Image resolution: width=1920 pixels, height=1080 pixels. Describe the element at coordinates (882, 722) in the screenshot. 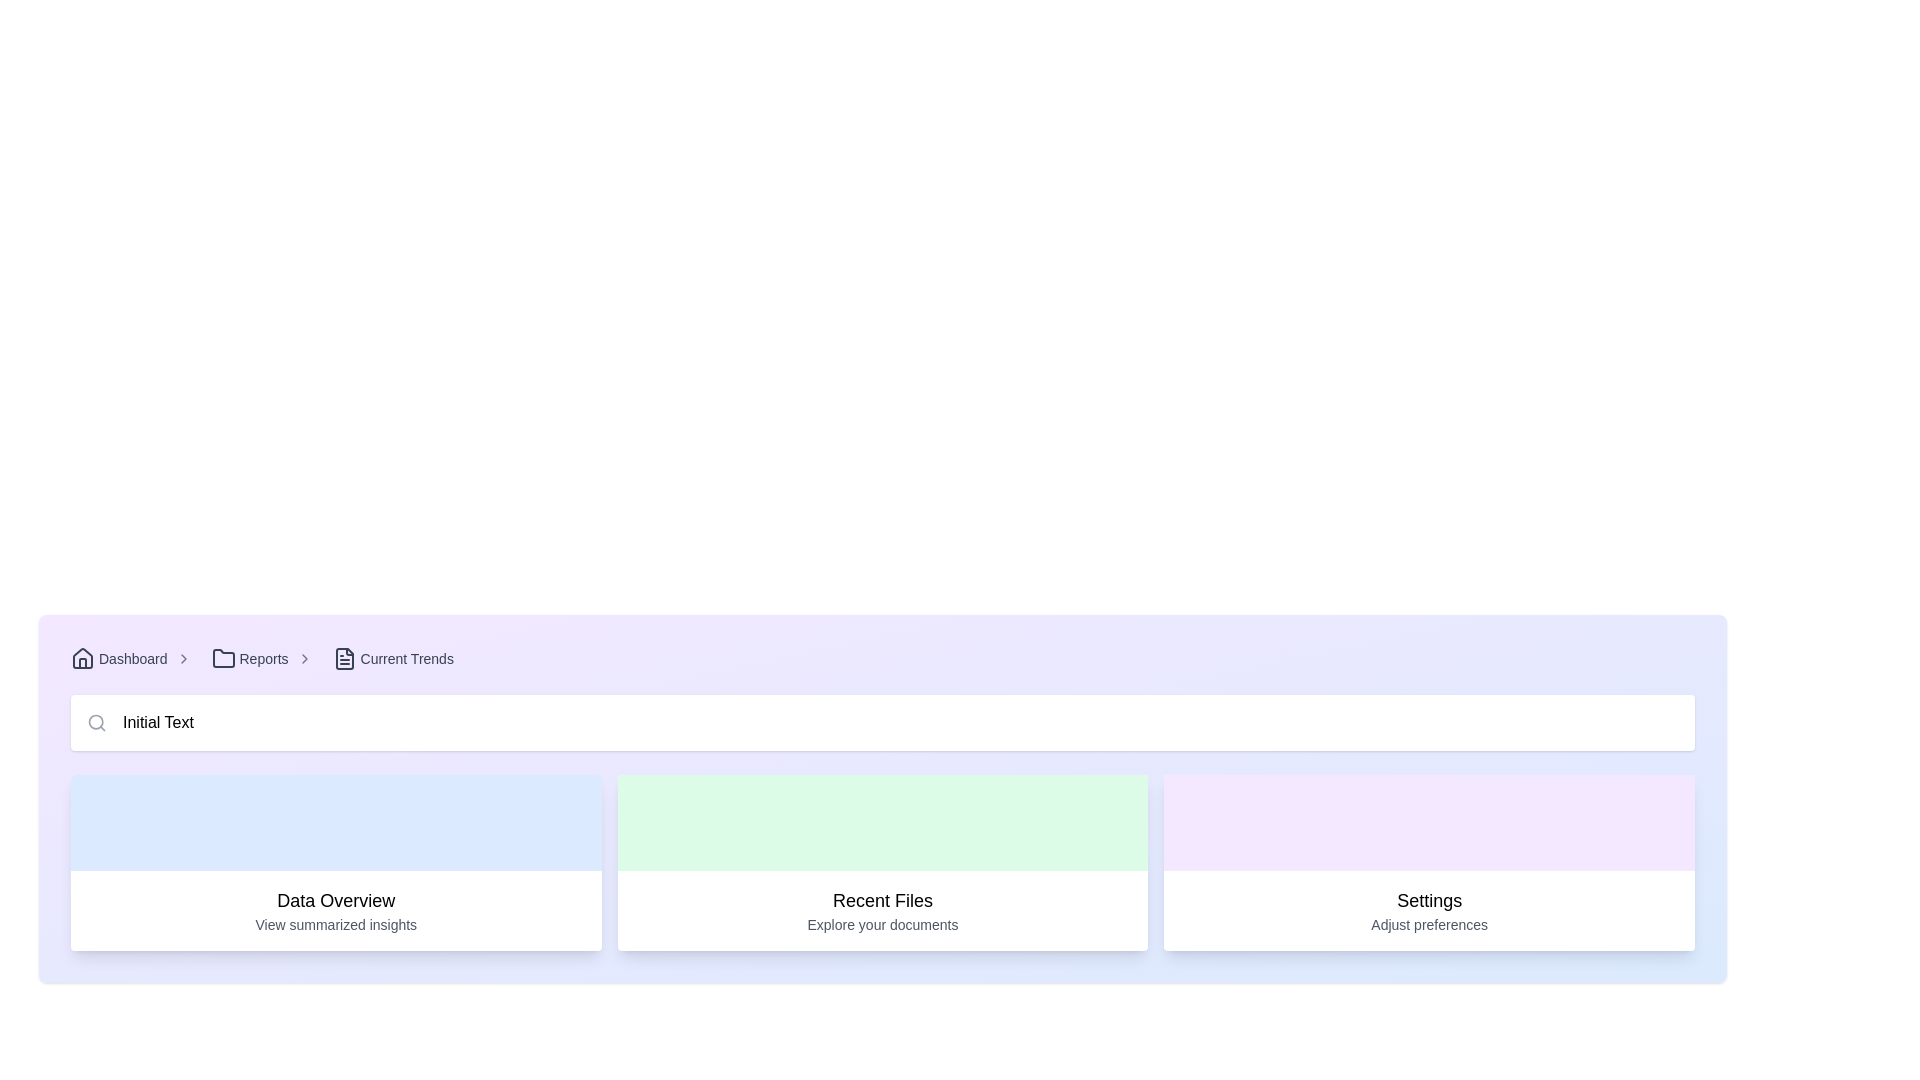

I see `text within the input field (search bar) located beneath the breadcrumb section labeled 'Dashboard > Reports > Current Trends' and above the content cards labeled 'Data Overview', 'Recent Files', and 'Settings'` at that location.